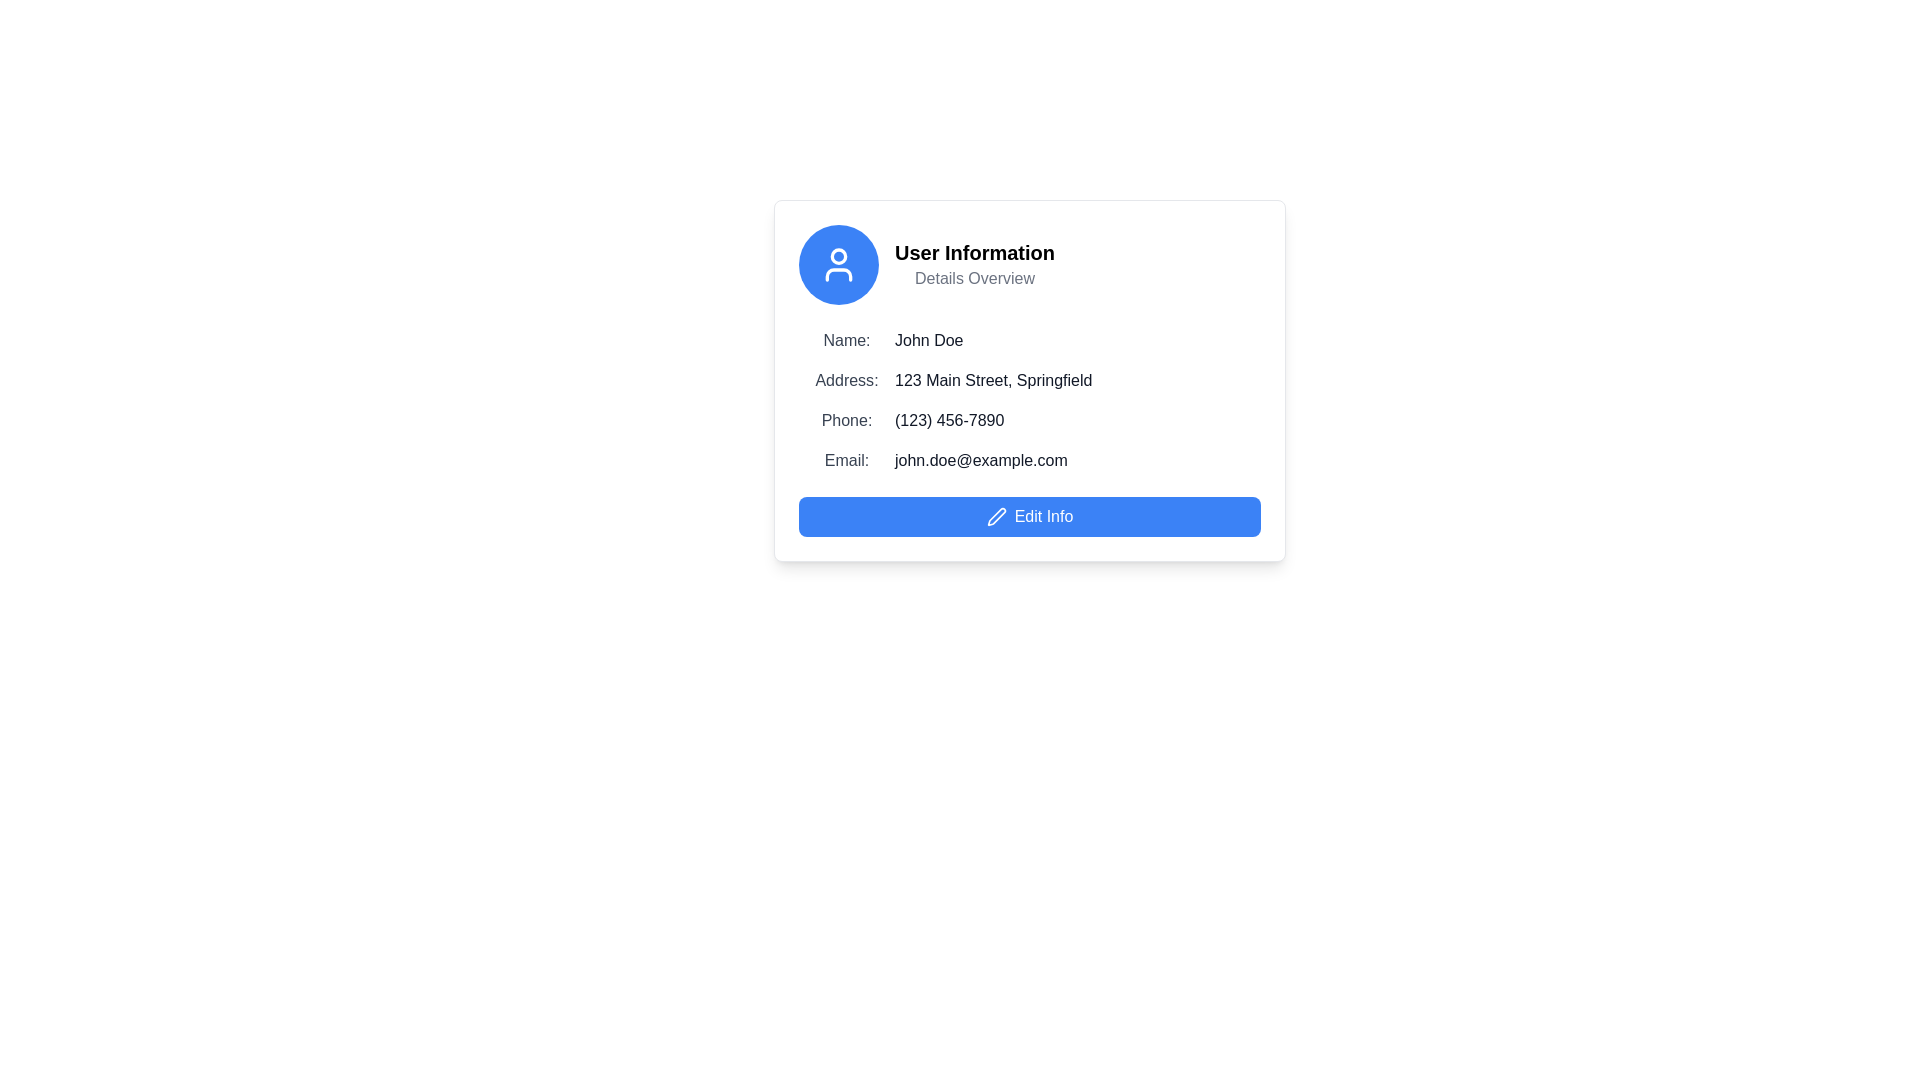 Image resolution: width=1920 pixels, height=1080 pixels. What do you see at coordinates (1042, 515) in the screenshot?
I see `the 'Edit Info' button, which is a white text on a blue background` at bounding box center [1042, 515].